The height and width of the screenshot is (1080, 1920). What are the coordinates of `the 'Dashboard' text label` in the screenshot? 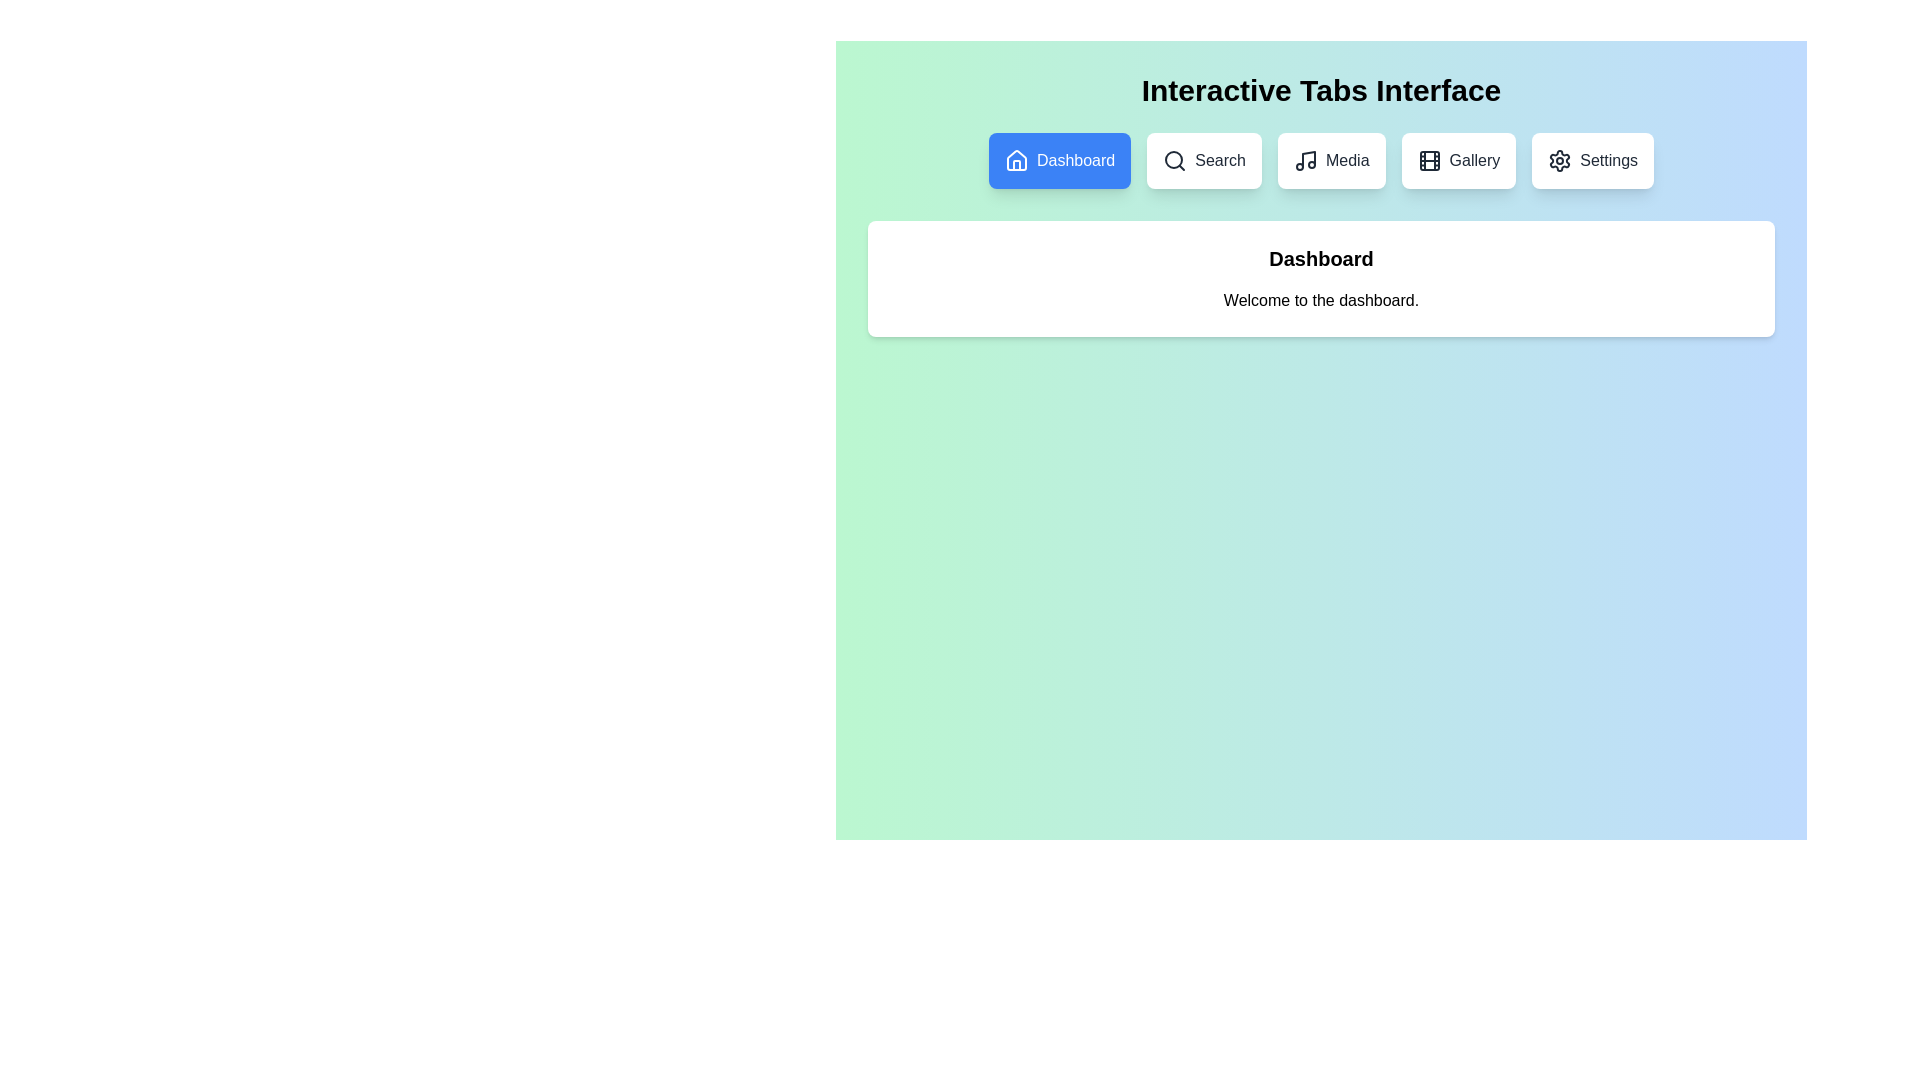 It's located at (1075, 160).